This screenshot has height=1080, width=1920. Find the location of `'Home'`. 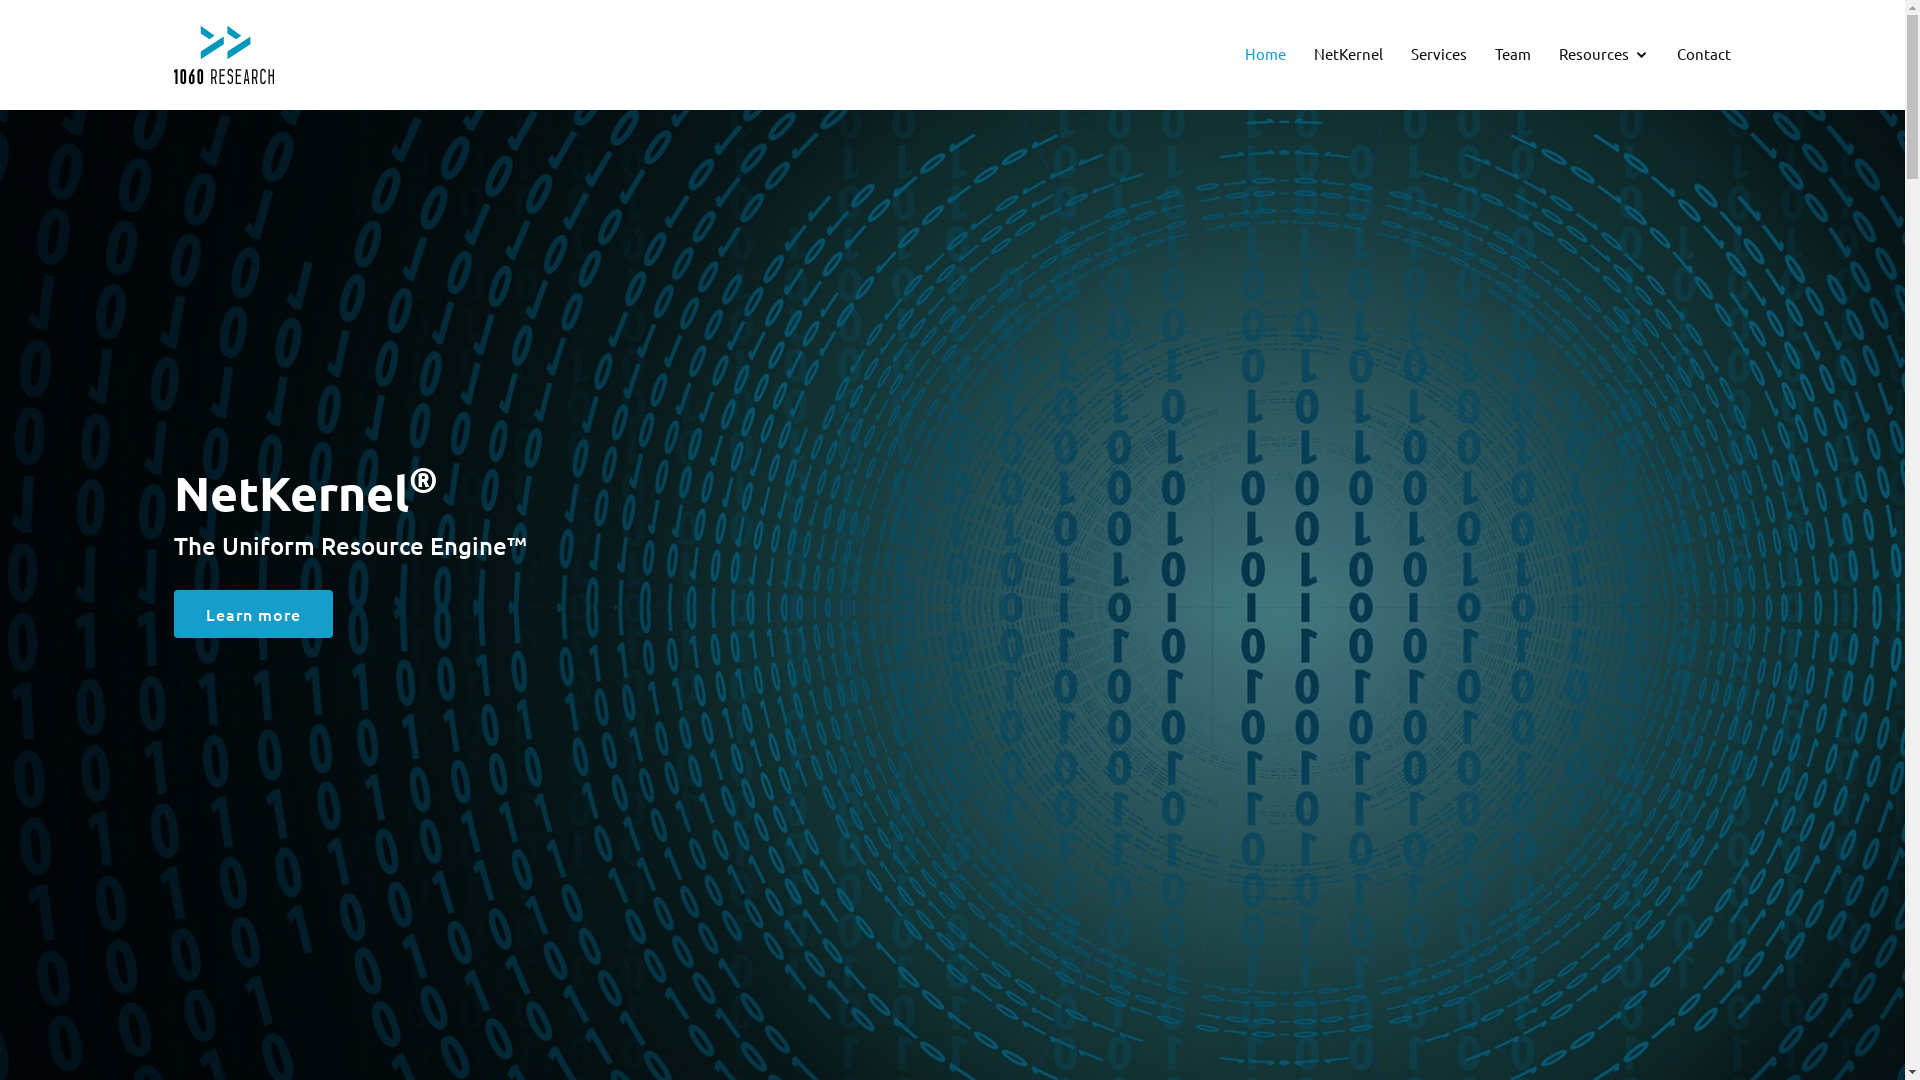

'Home' is located at coordinates (1243, 53).